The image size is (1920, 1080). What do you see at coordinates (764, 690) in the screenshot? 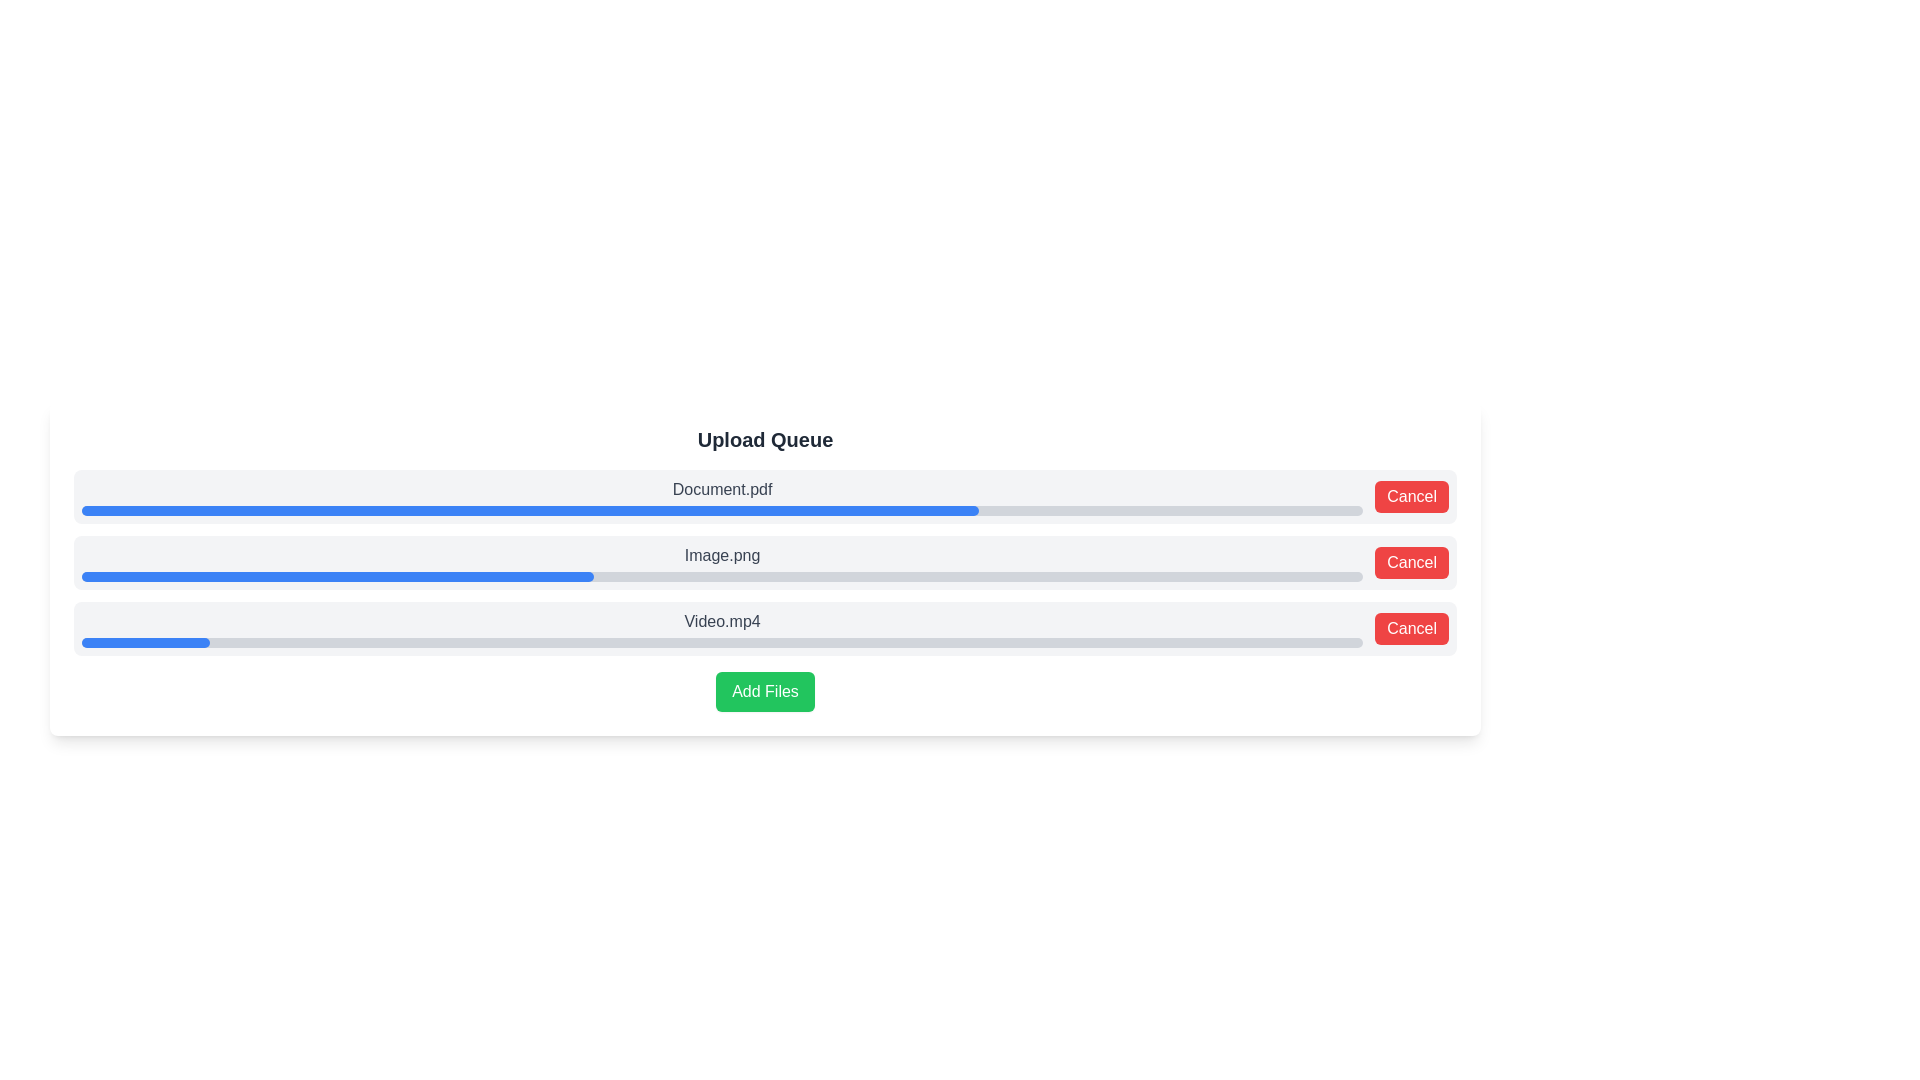
I see `the file upload button located at the bottom center of the interface` at bounding box center [764, 690].